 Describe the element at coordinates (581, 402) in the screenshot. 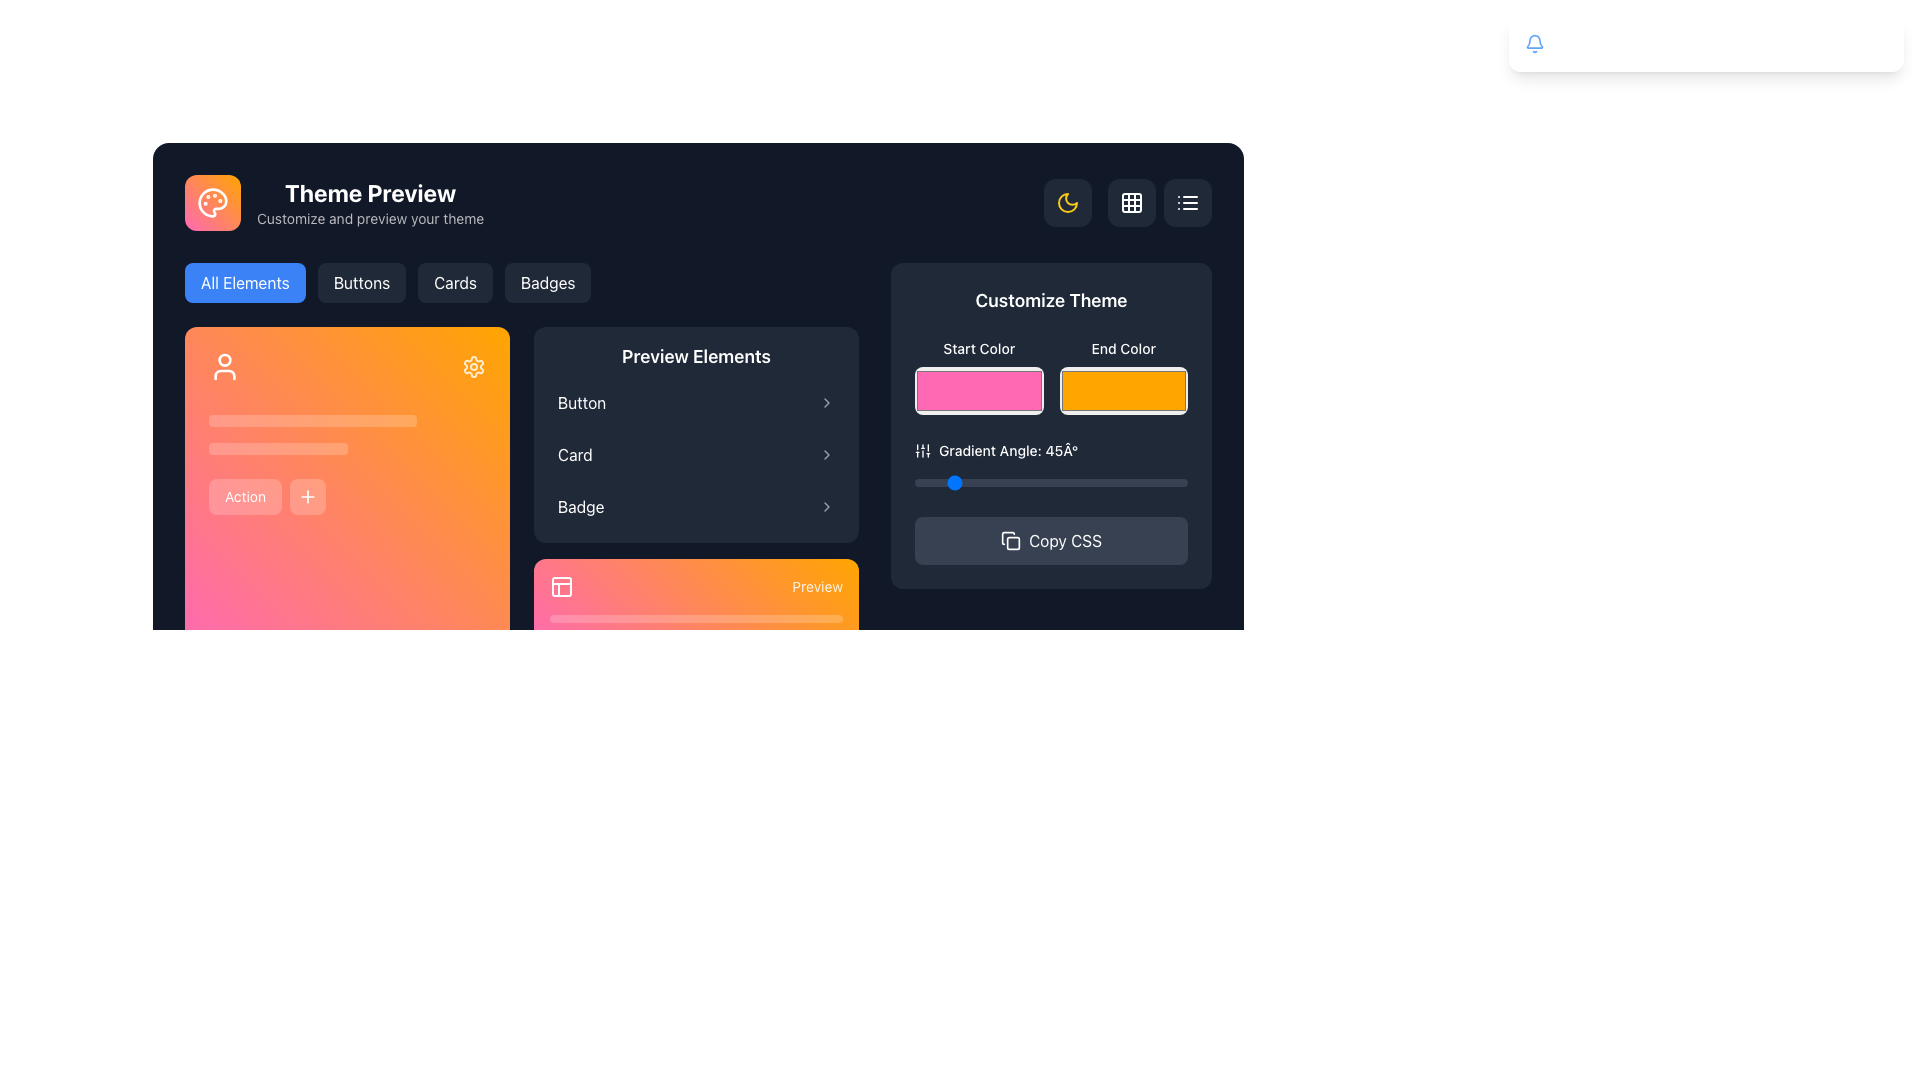

I see `the text label displaying 'Button' in white color, located under the 'Preview Elements' section` at that location.